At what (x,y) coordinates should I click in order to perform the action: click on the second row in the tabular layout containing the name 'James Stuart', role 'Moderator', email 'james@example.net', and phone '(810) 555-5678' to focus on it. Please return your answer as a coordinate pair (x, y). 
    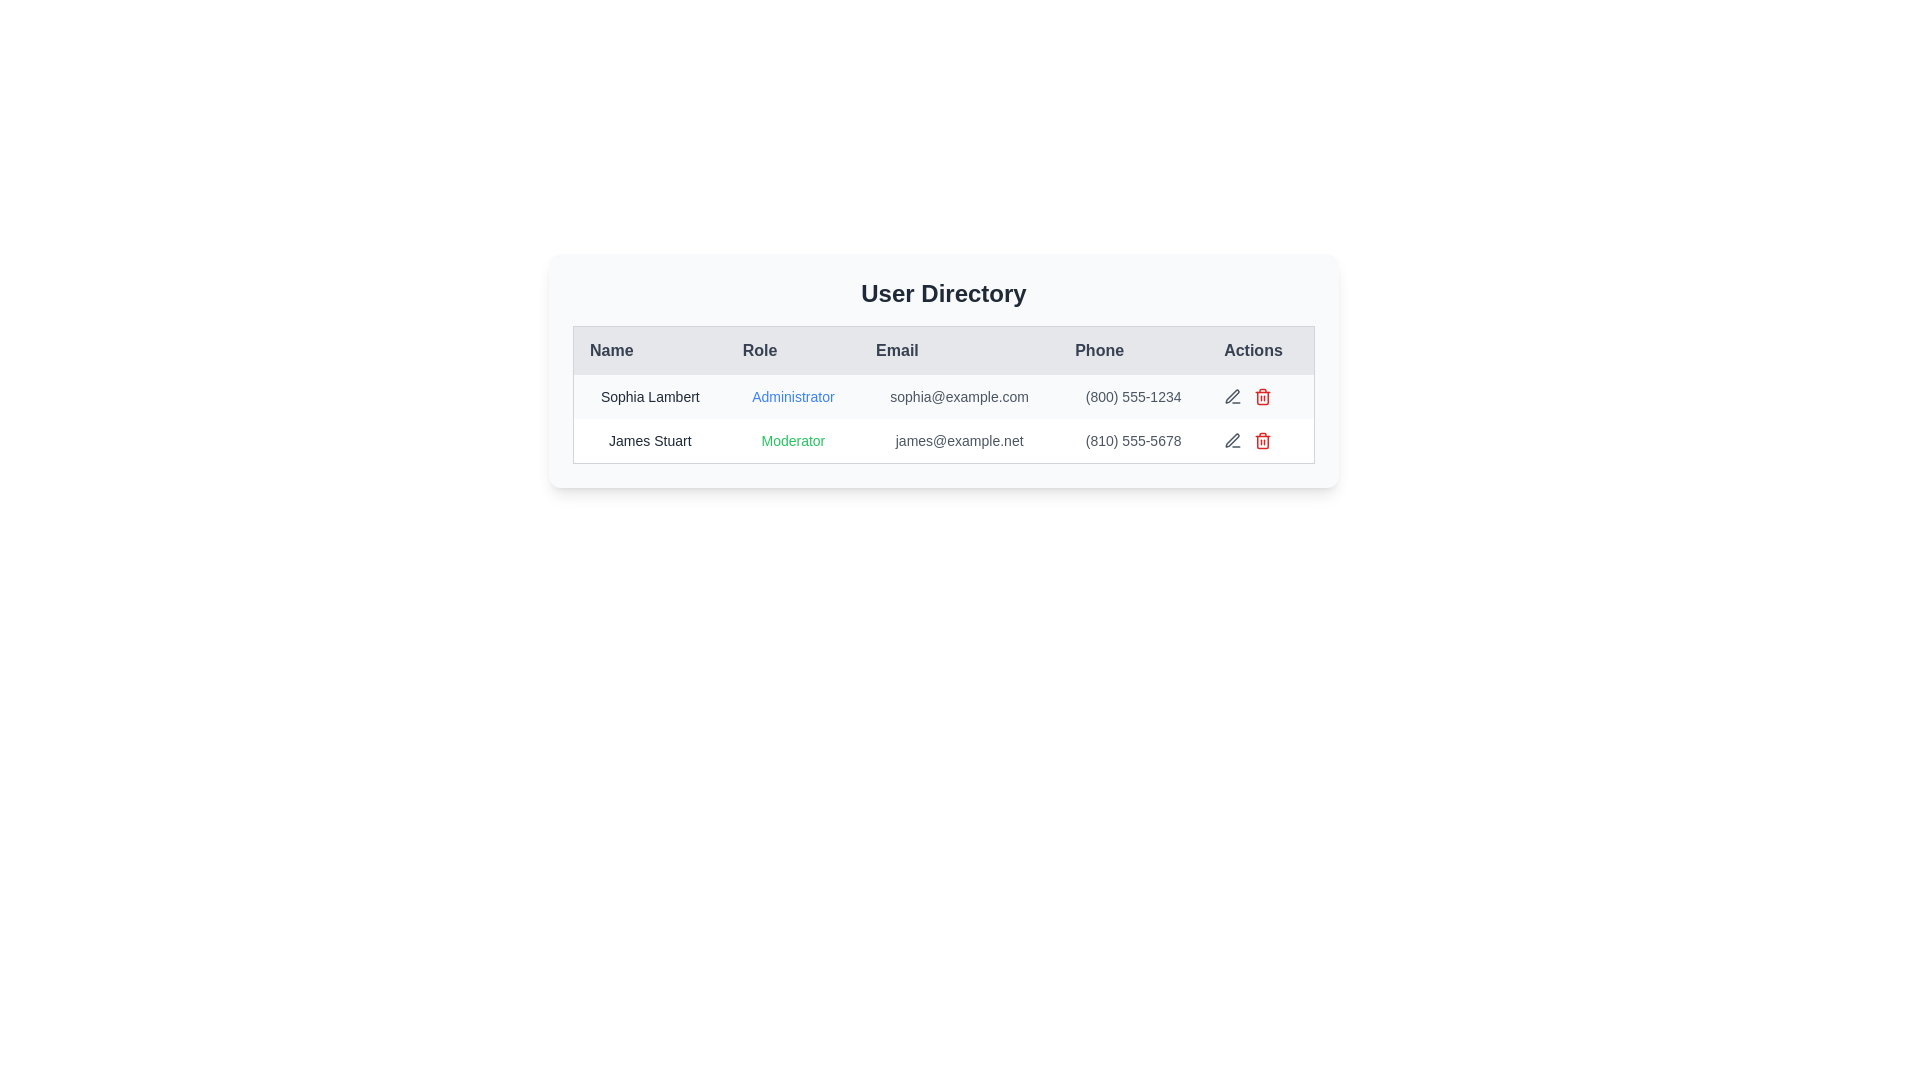
    Looking at the image, I should click on (943, 439).